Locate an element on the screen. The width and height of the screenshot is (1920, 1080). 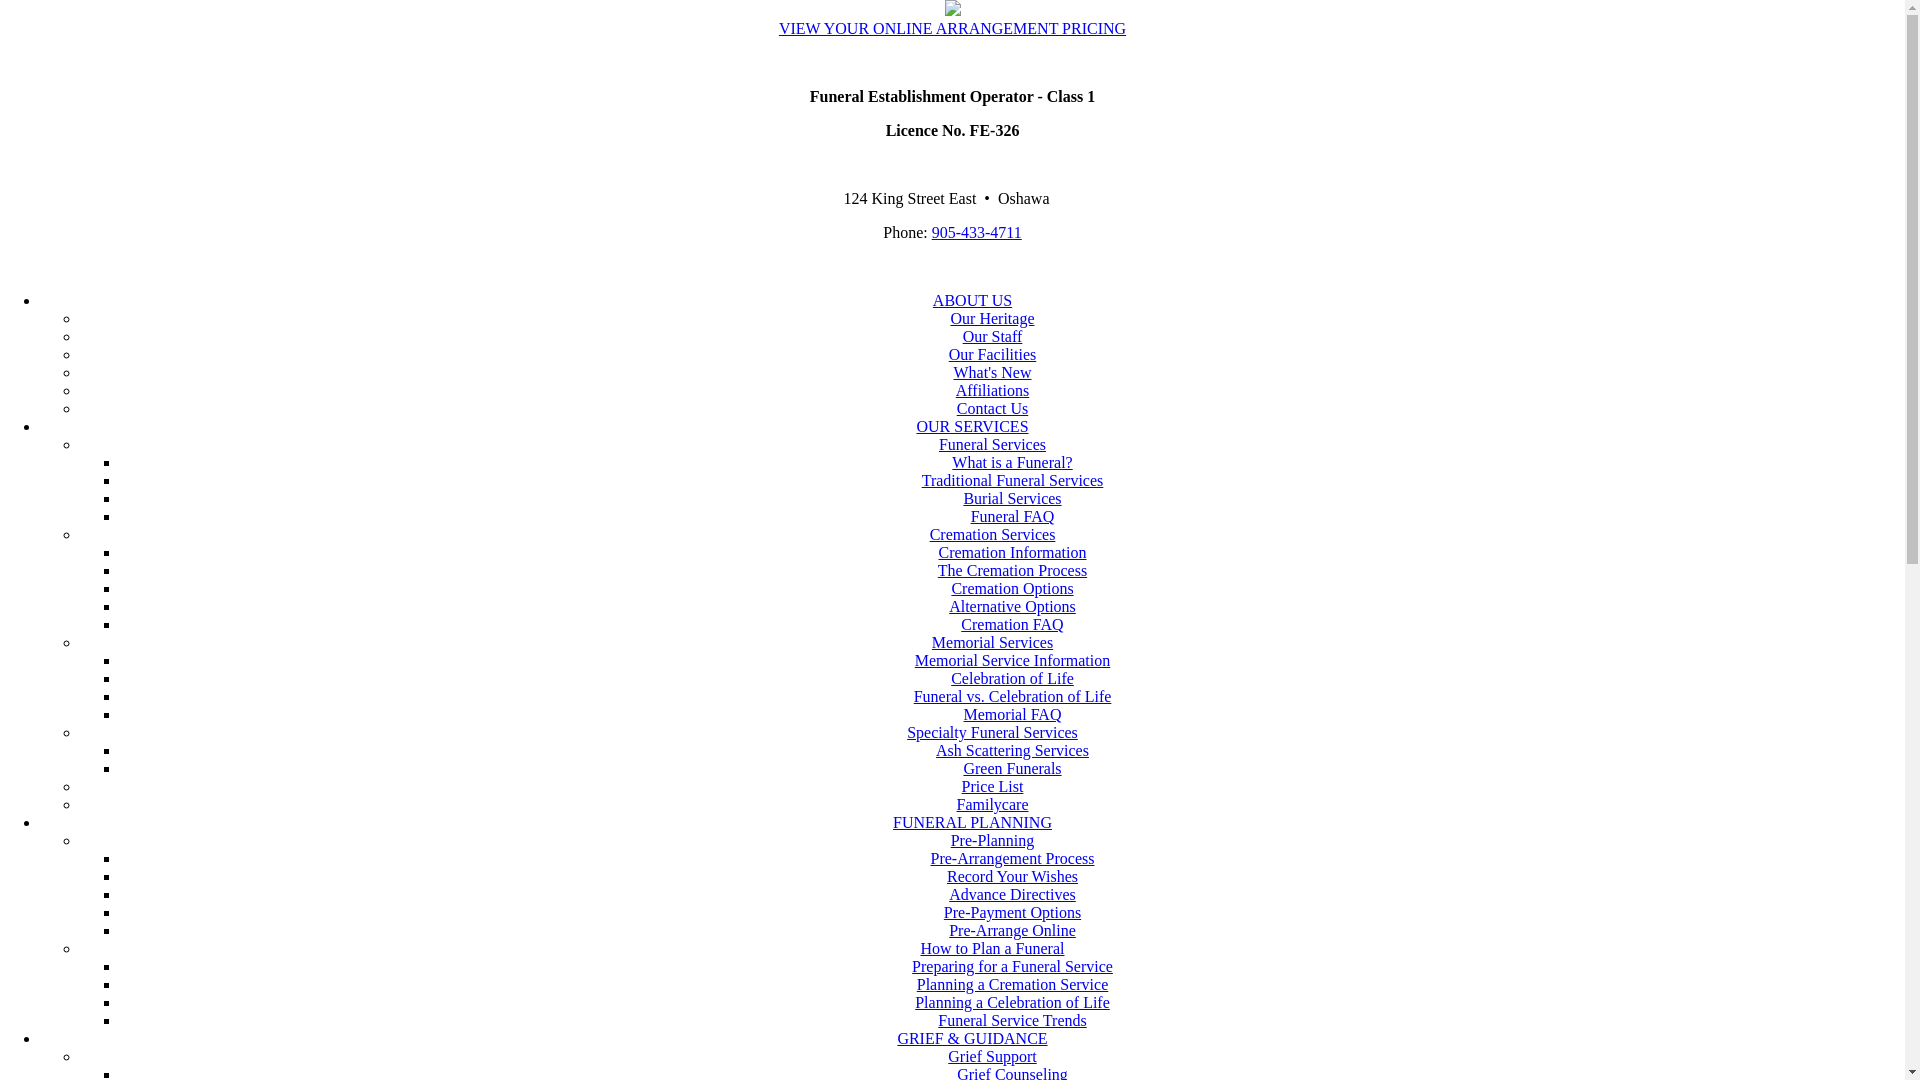
'Traditional Funeral Services' is located at coordinates (1012, 480).